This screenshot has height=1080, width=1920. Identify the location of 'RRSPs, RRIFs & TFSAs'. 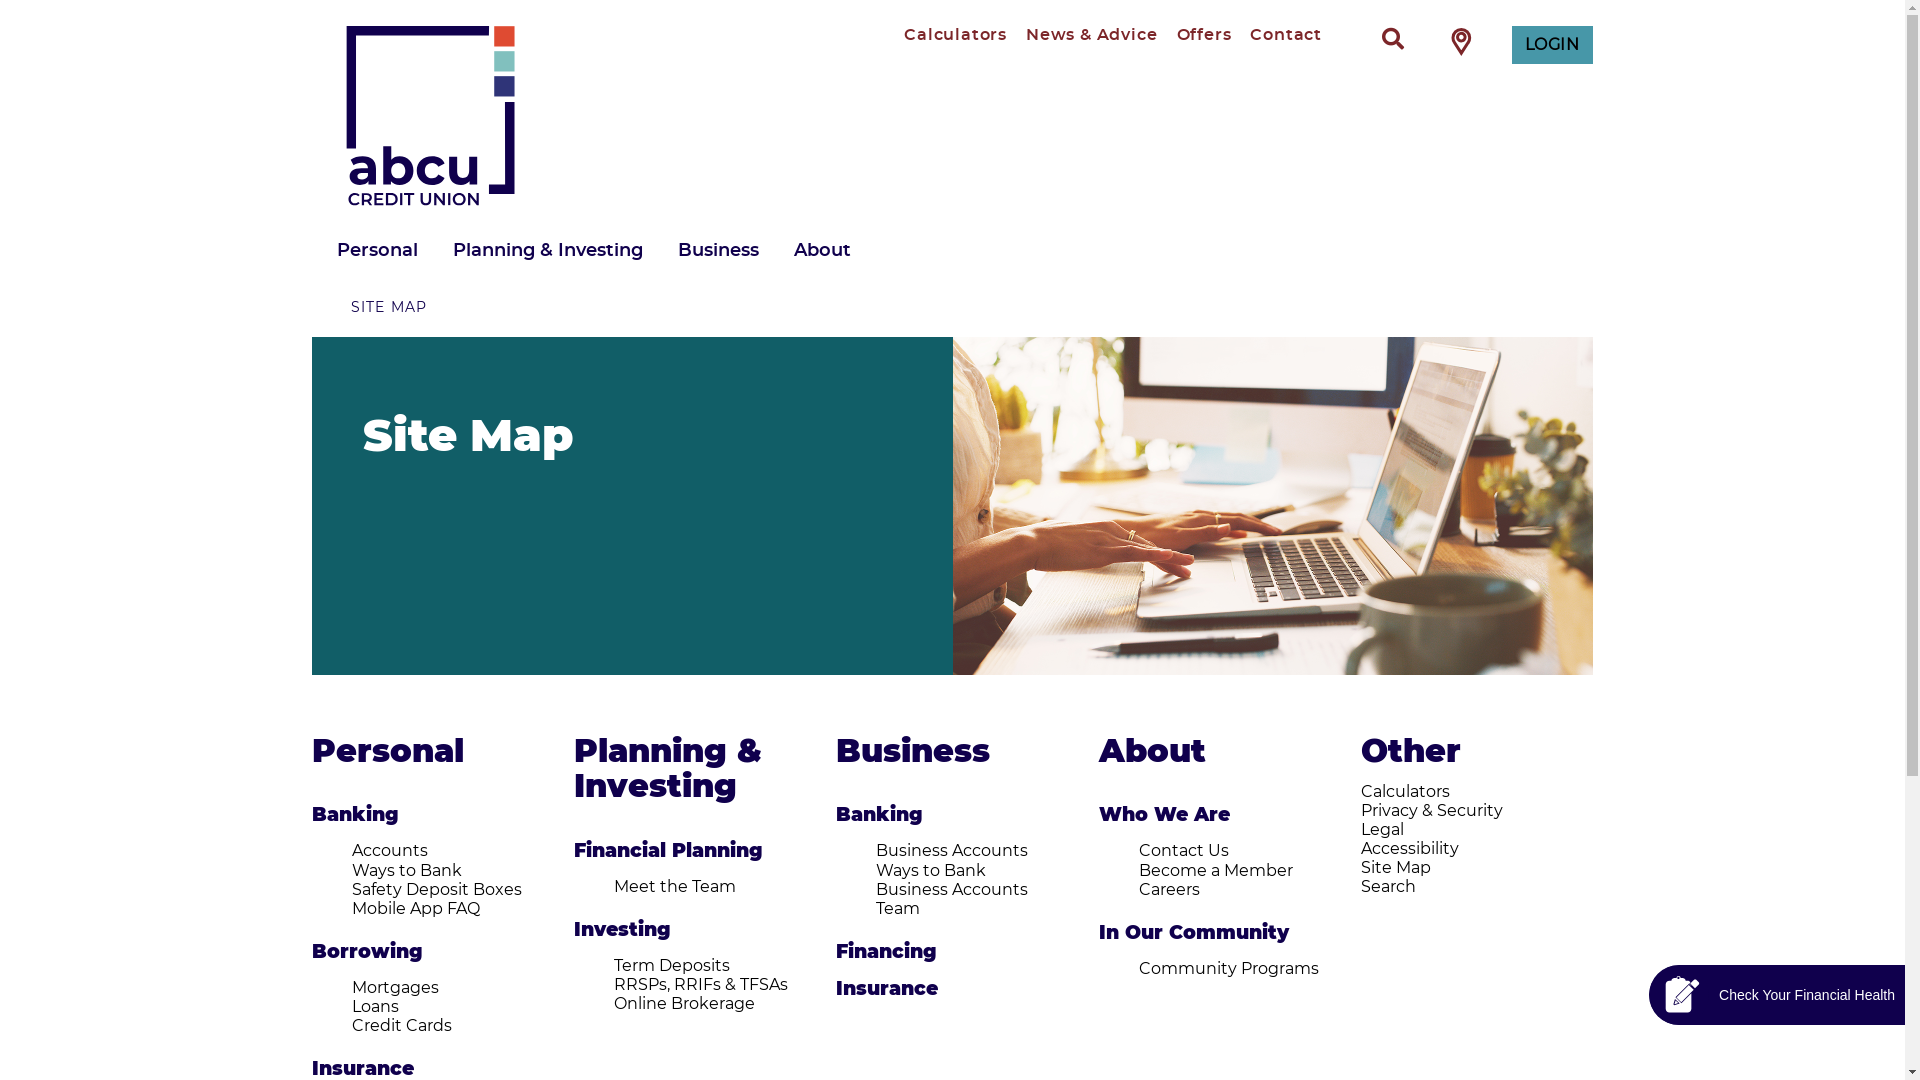
(613, 983).